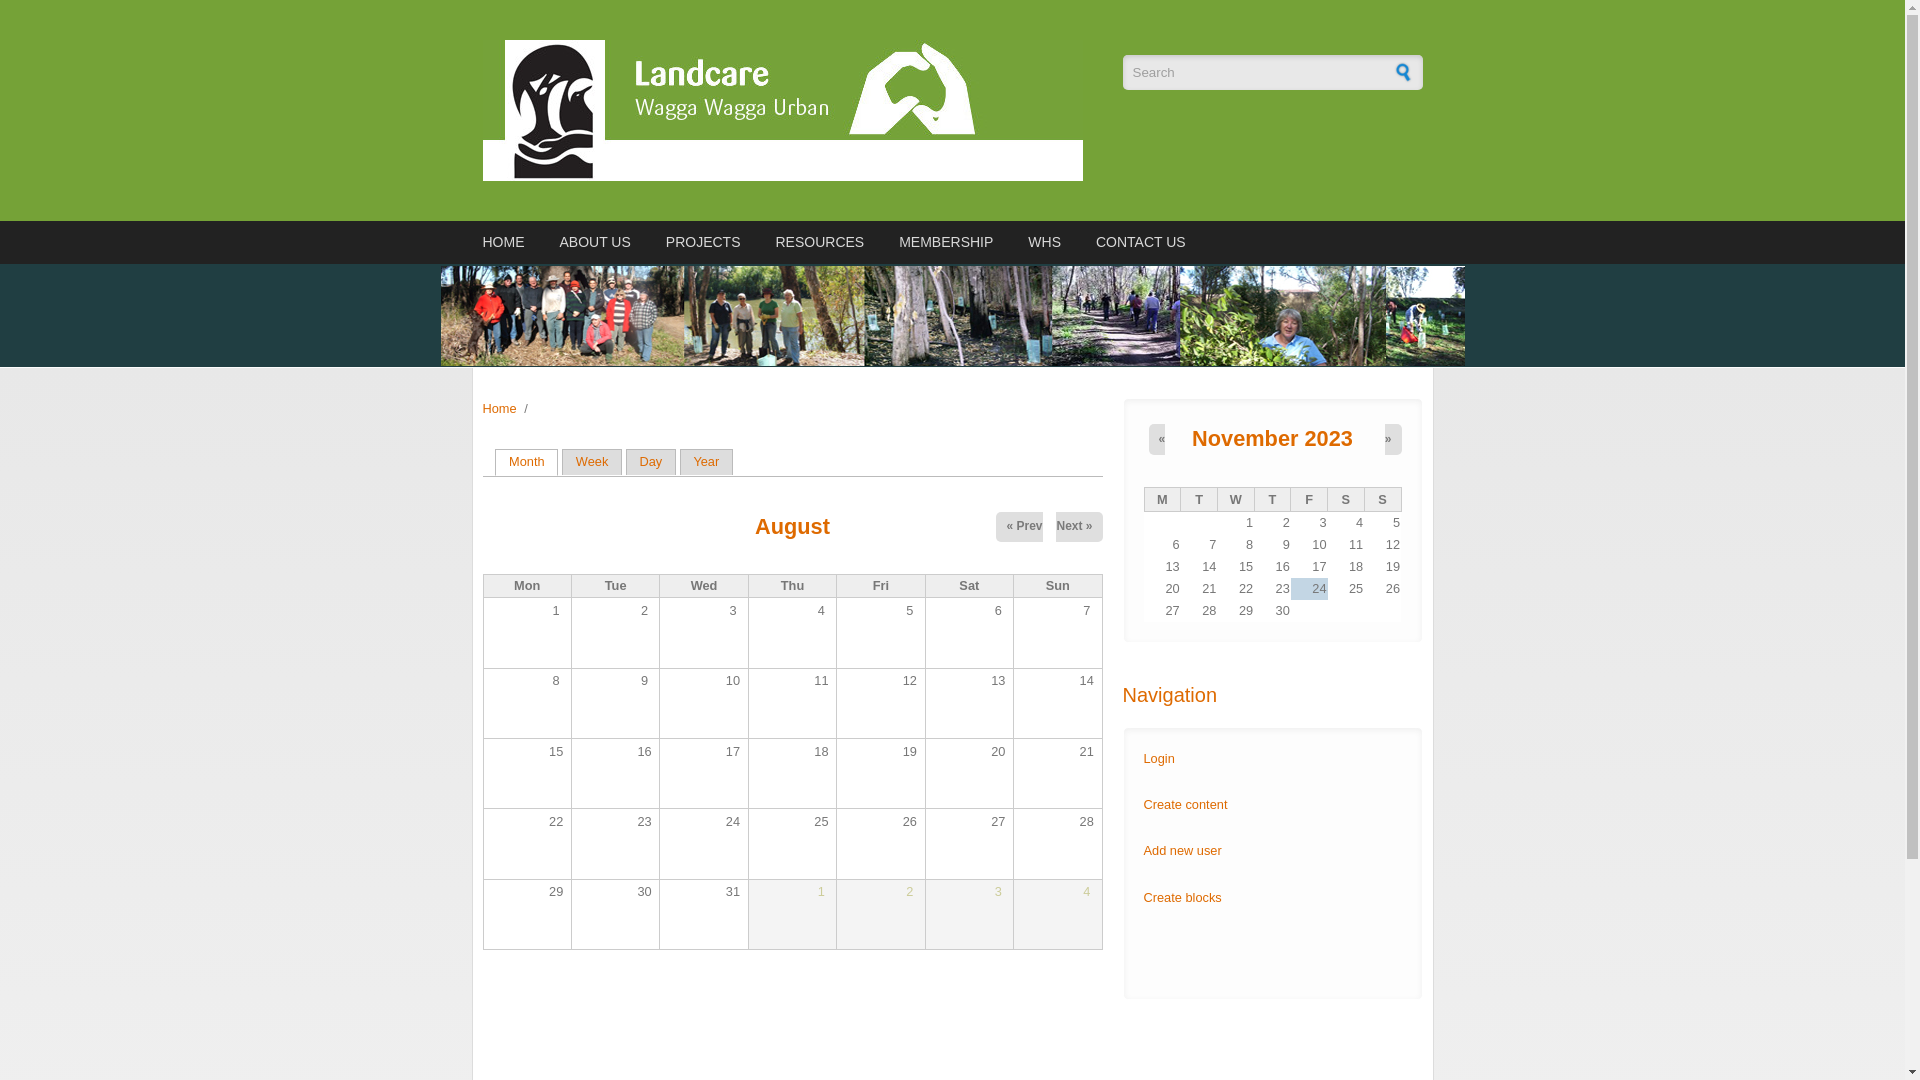  What do you see at coordinates (703, 241) in the screenshot?
I see `'PROJECTS'` at bounding box center [703, 241].